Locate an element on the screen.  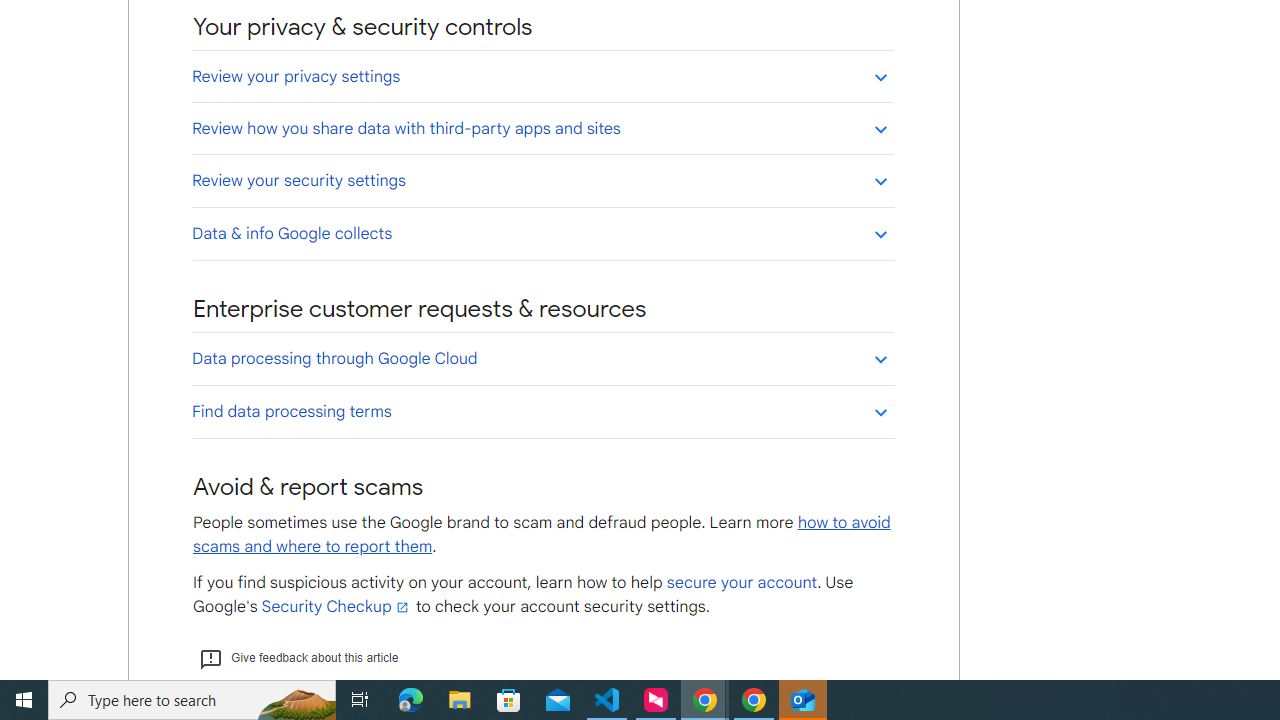
'Give feedback about this article' is located at coordinates (297, 658).